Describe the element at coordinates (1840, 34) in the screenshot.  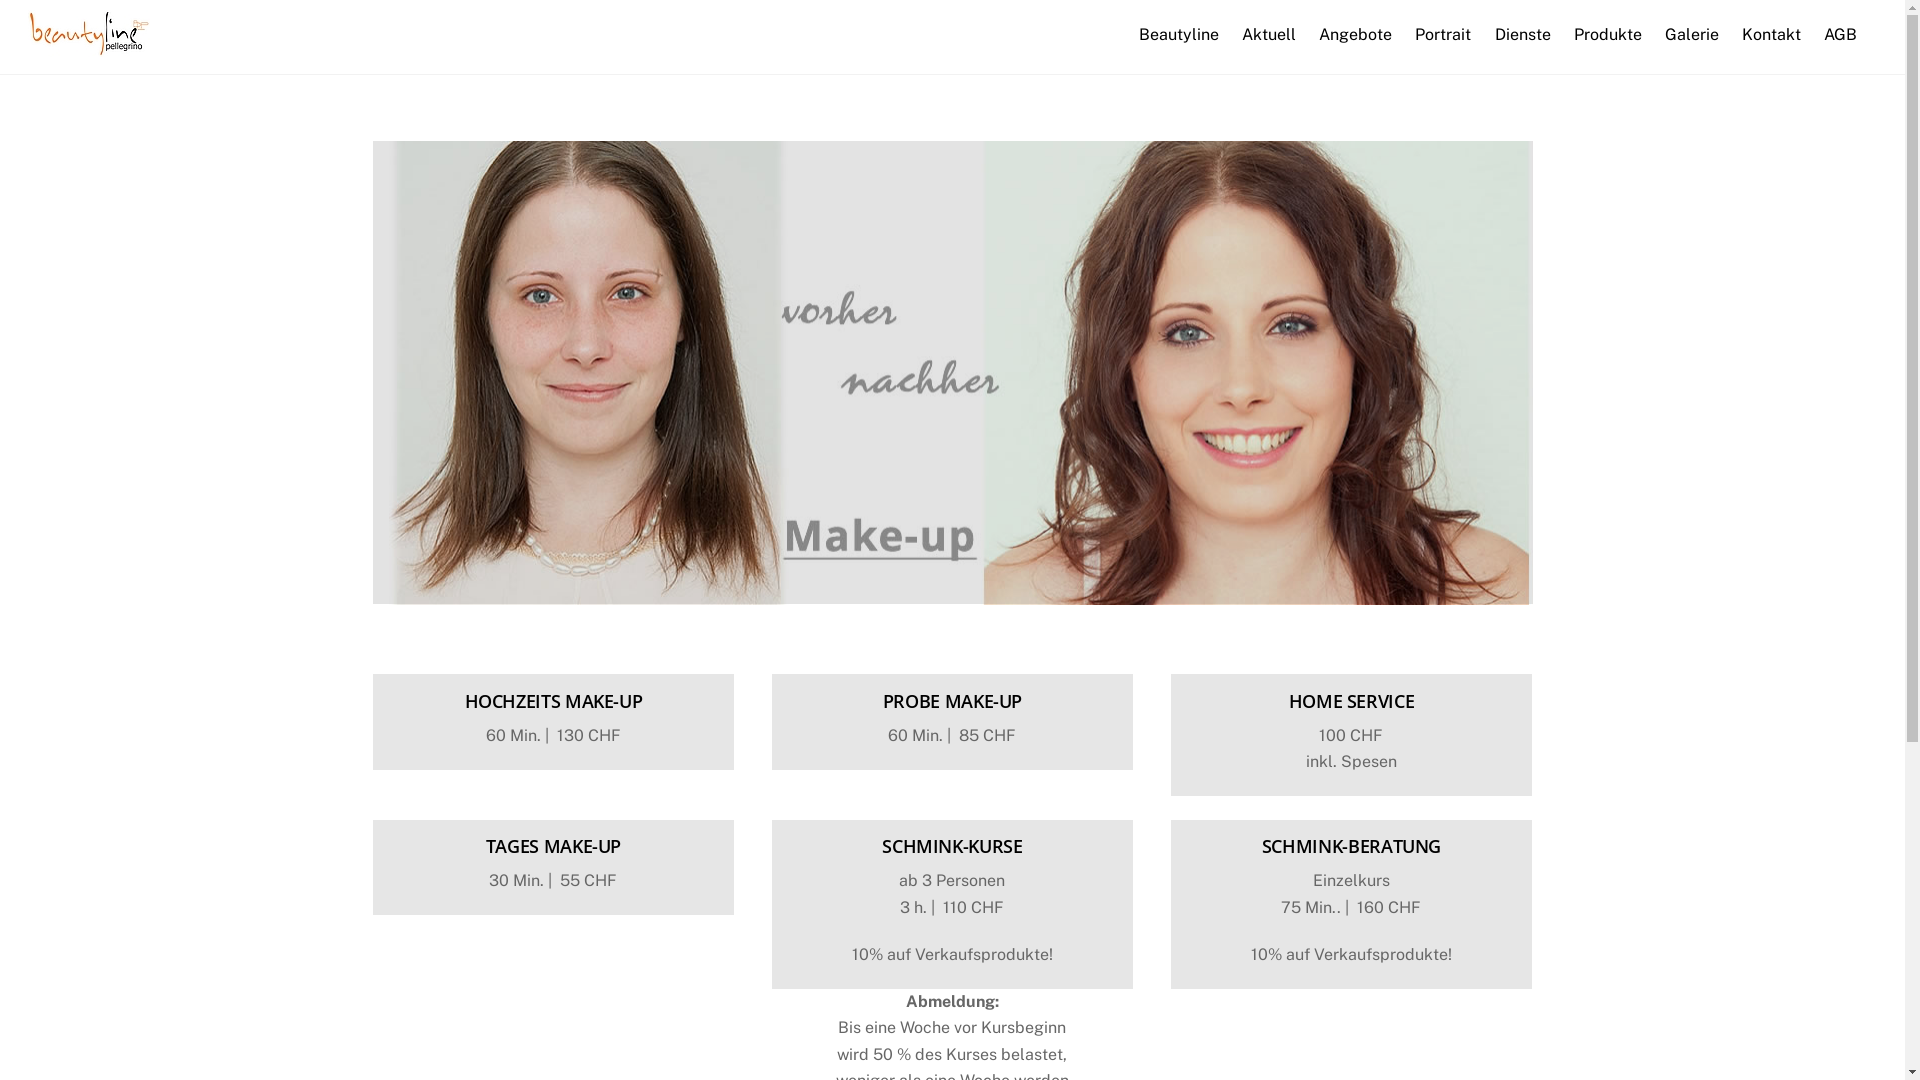
I see `'AGB'` at that location.